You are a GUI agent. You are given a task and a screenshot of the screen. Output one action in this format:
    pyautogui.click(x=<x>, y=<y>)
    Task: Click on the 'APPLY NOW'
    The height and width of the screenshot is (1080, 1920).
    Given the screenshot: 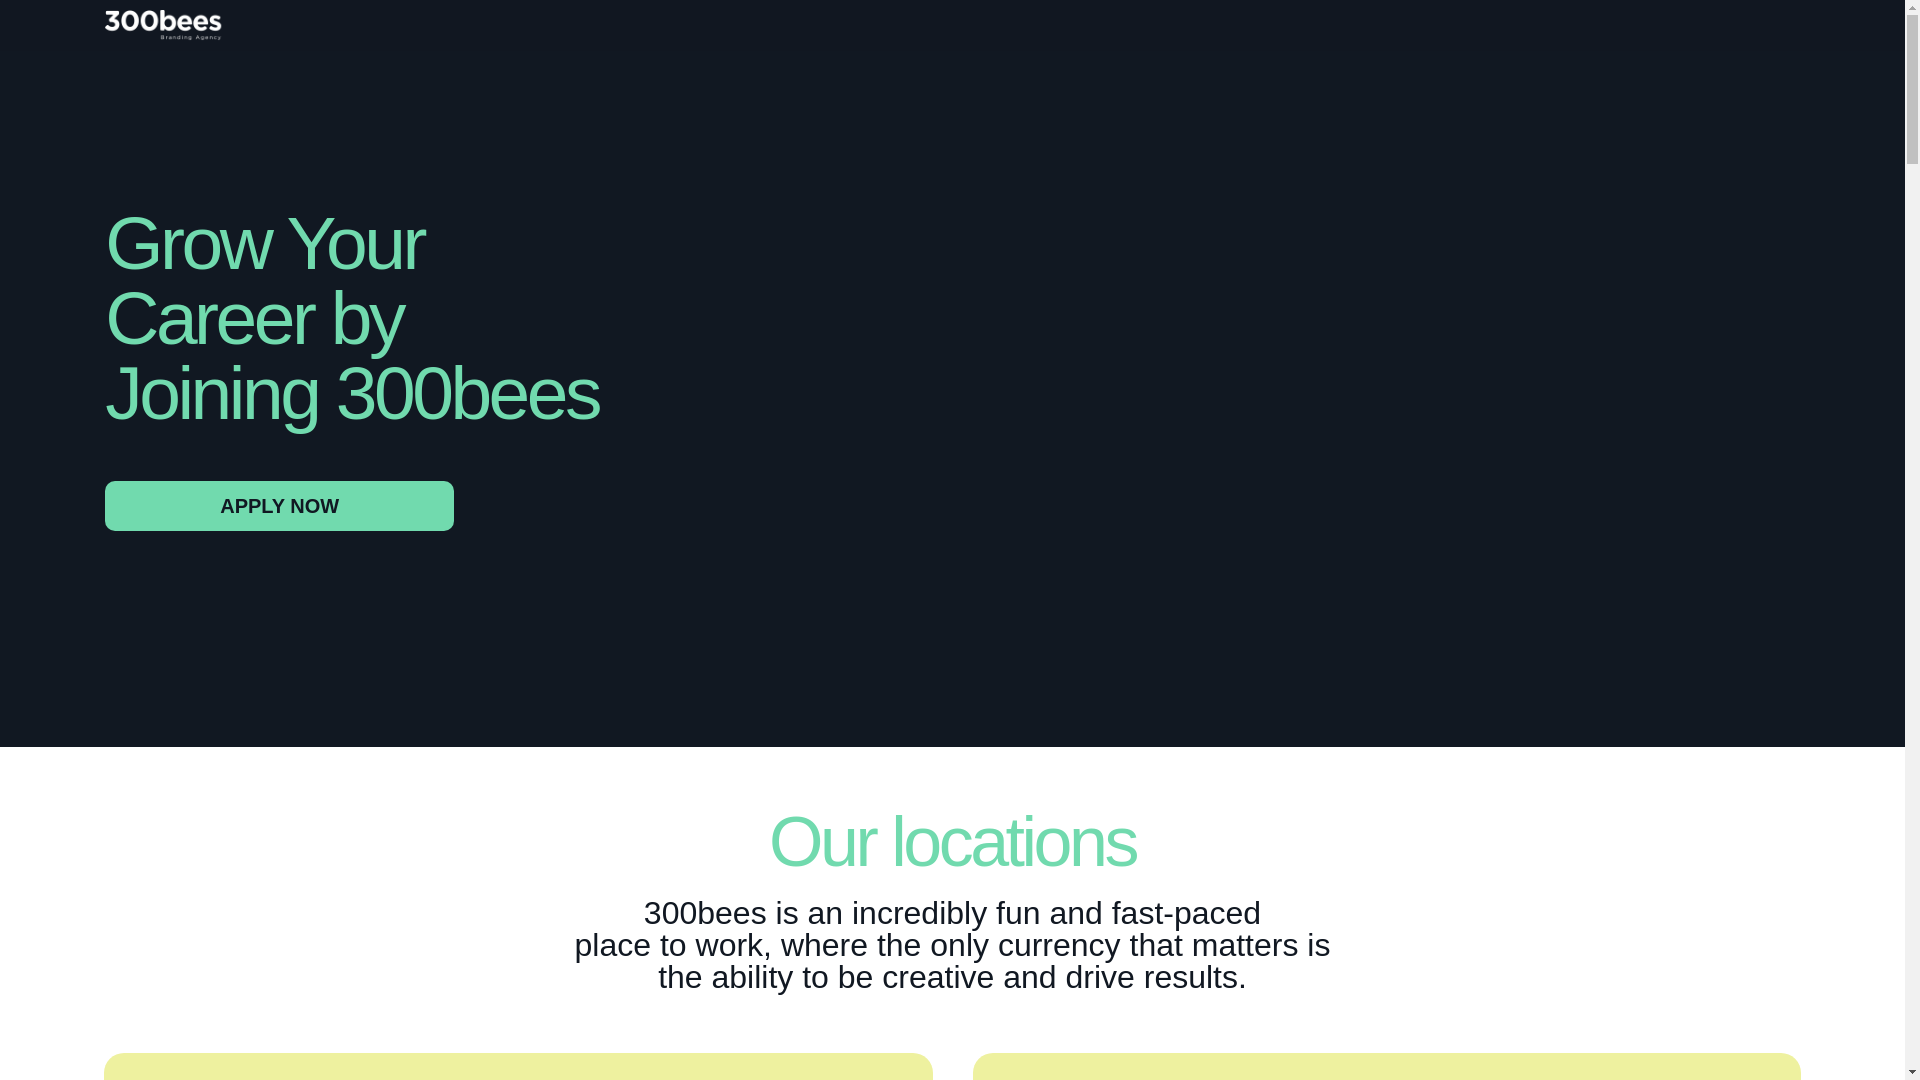 What is the action you would take?
    pyautogui.click(x=278, y=504)
    